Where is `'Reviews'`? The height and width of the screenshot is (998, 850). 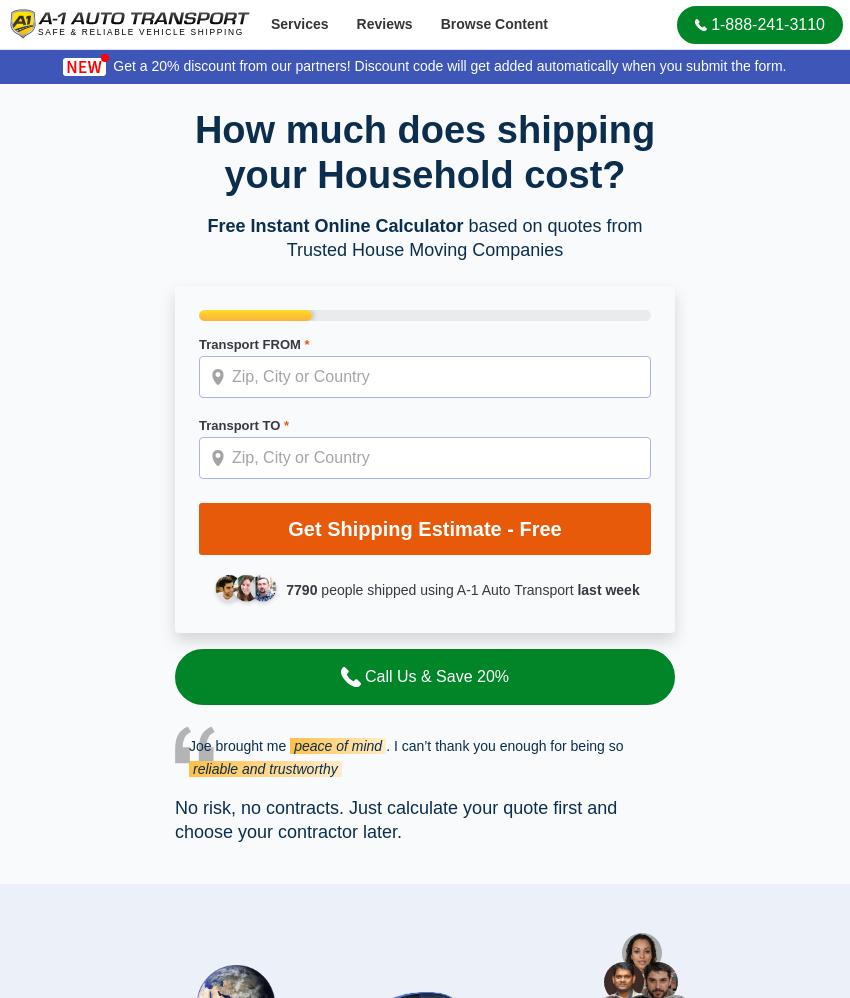 'Reviews' is located at coordinates (384, 22).